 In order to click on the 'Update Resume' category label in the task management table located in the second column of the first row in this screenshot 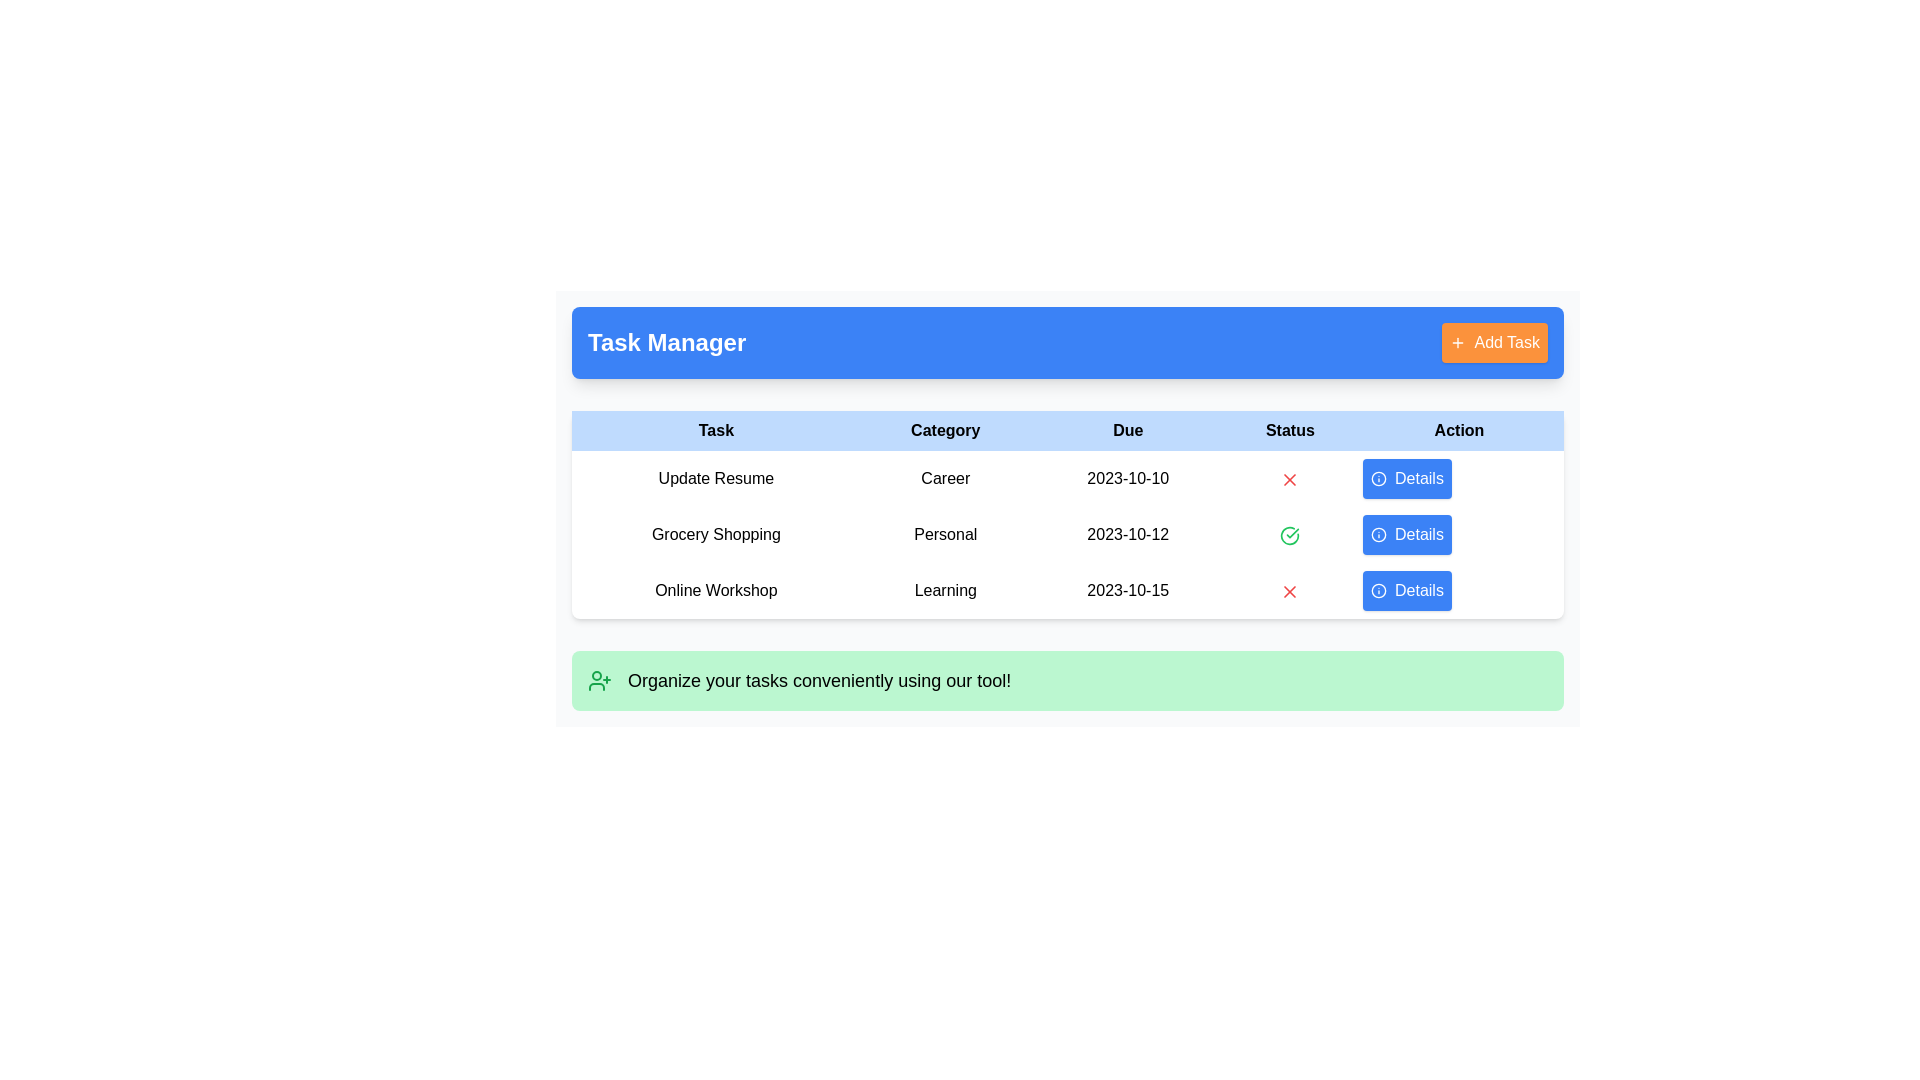, I will do `click(944, 478)`.